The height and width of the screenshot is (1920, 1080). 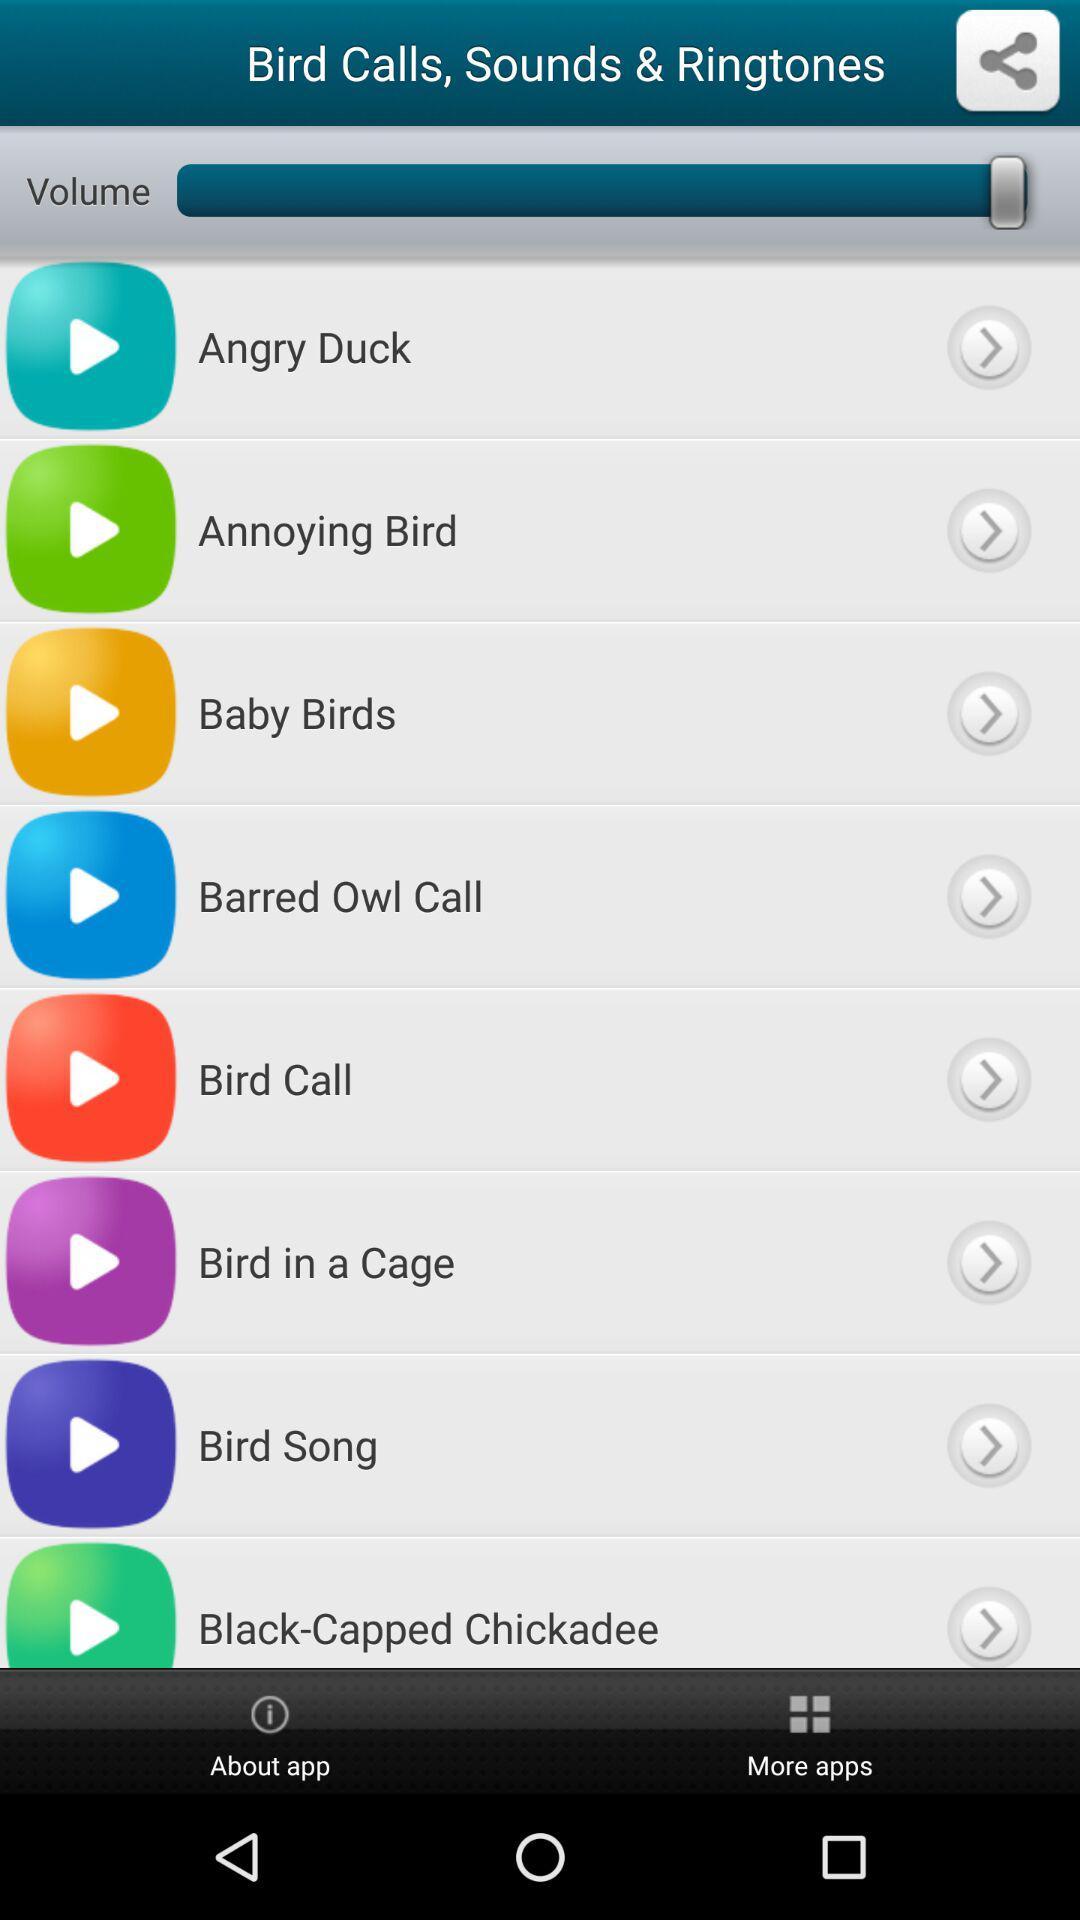 I want to click on go for more option for black capped, so click(x=987, y=1602).